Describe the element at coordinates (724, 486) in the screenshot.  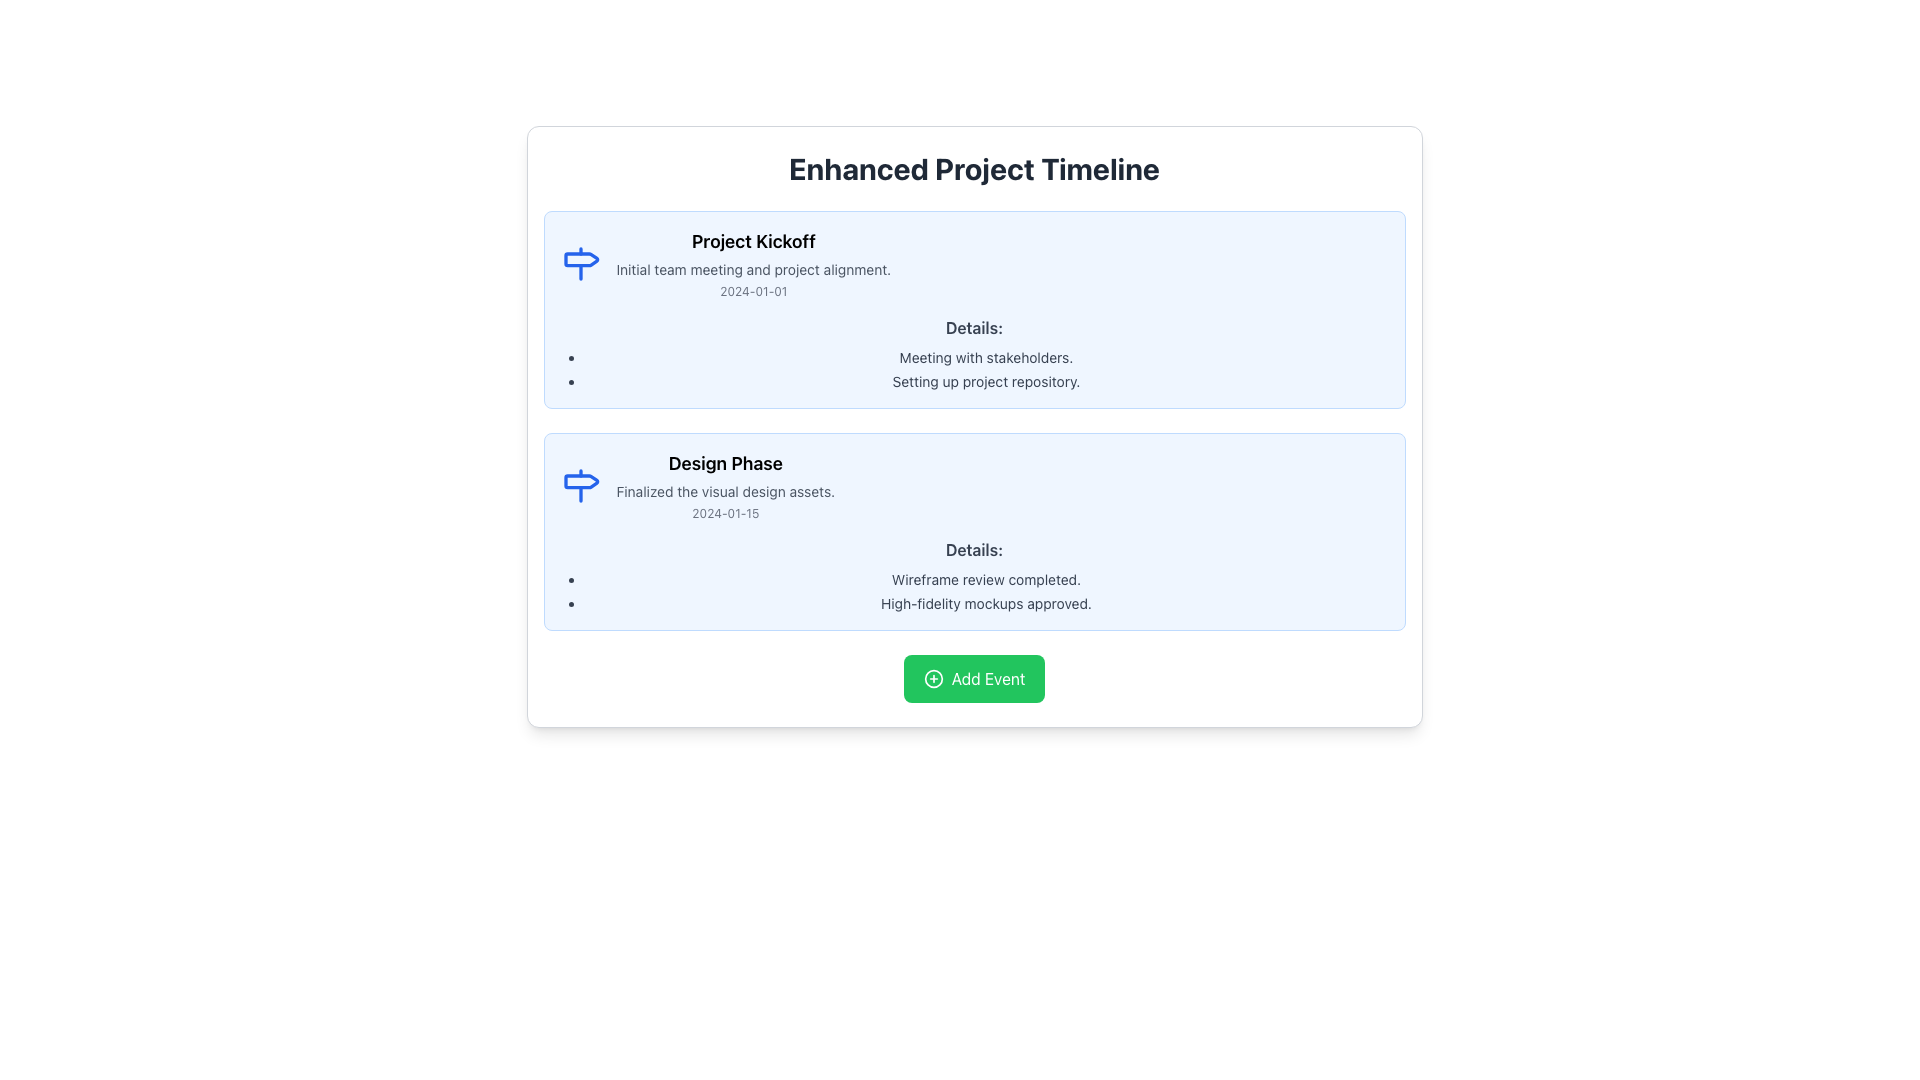
I see `informative text block about the 'Design Phase' of the project, which is the second card in the vertically stacked list of project phases, positioned below the 'Project Kickoff' card` at that location.